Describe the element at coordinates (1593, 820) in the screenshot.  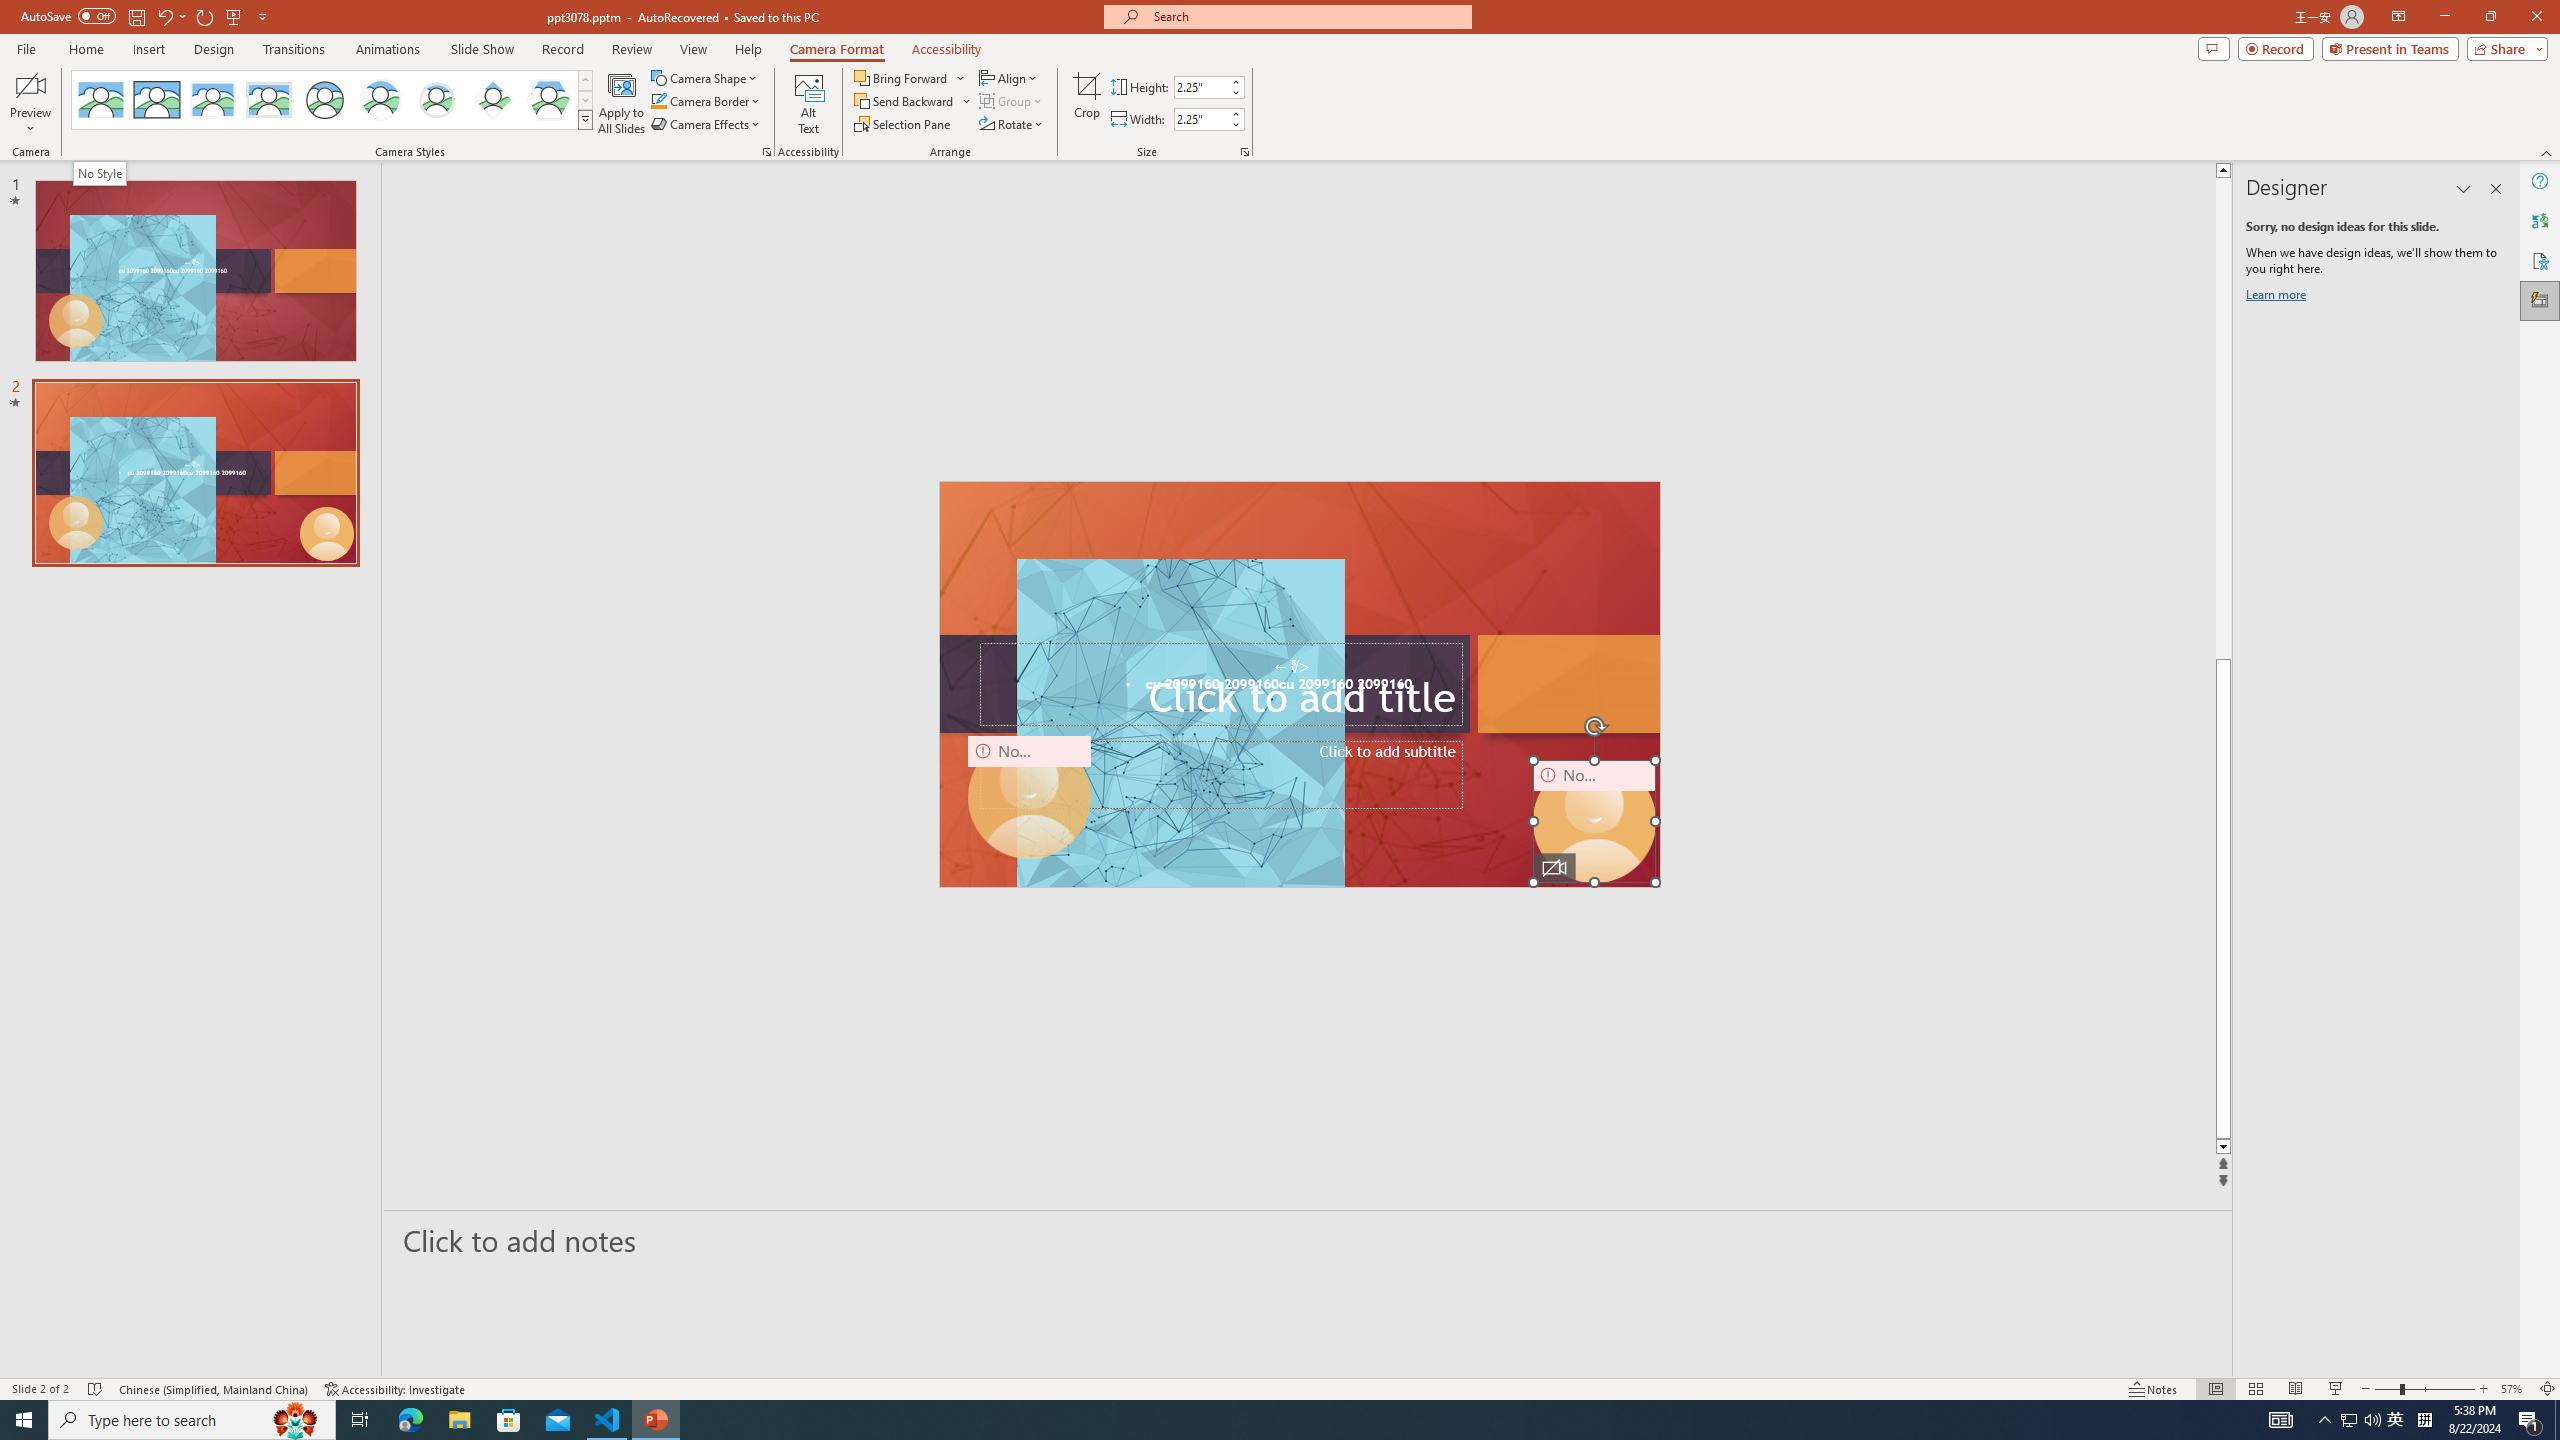
I see `'Camera 14, No camera detected.'` at that location.